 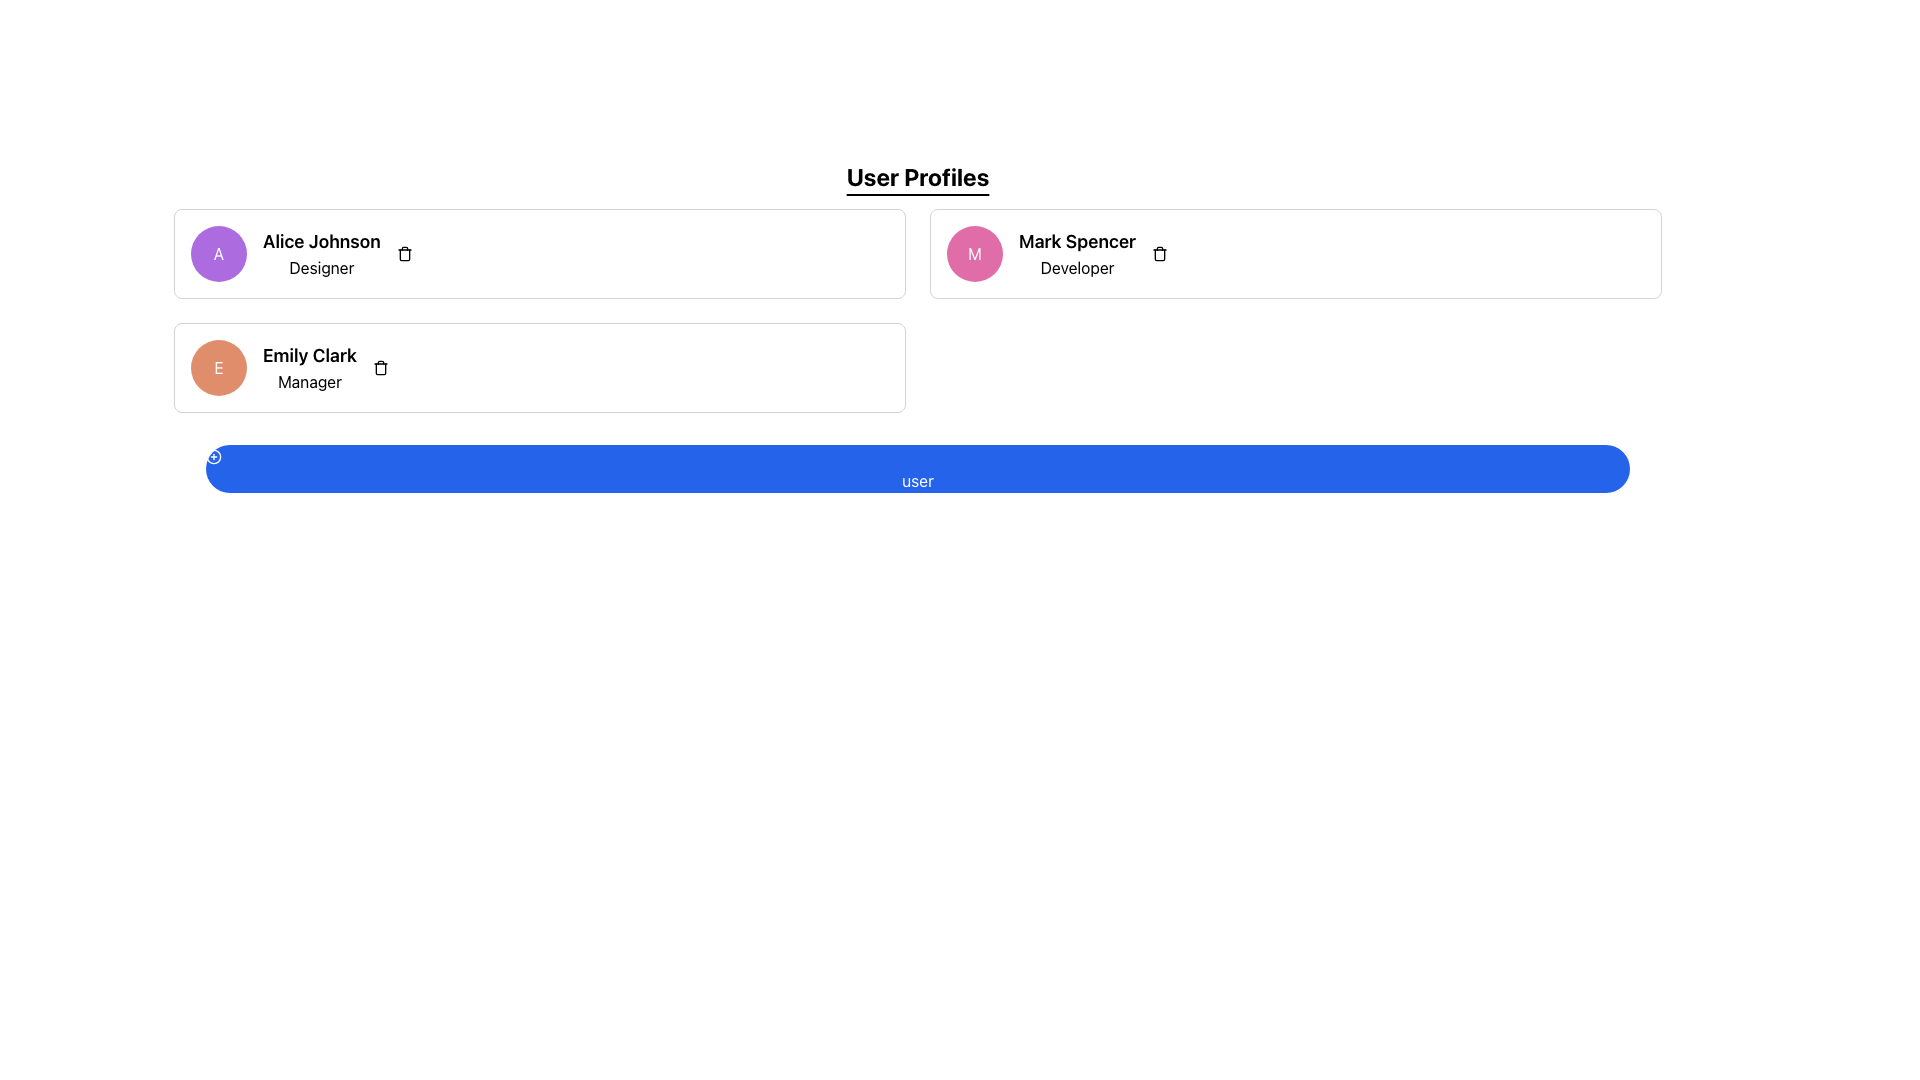 What do you see at coordinates (1076, 241) in the screenshot?
I see `the user name text label in the profile card located in the top-right section of the interface` at bounding box center [1076, 241].